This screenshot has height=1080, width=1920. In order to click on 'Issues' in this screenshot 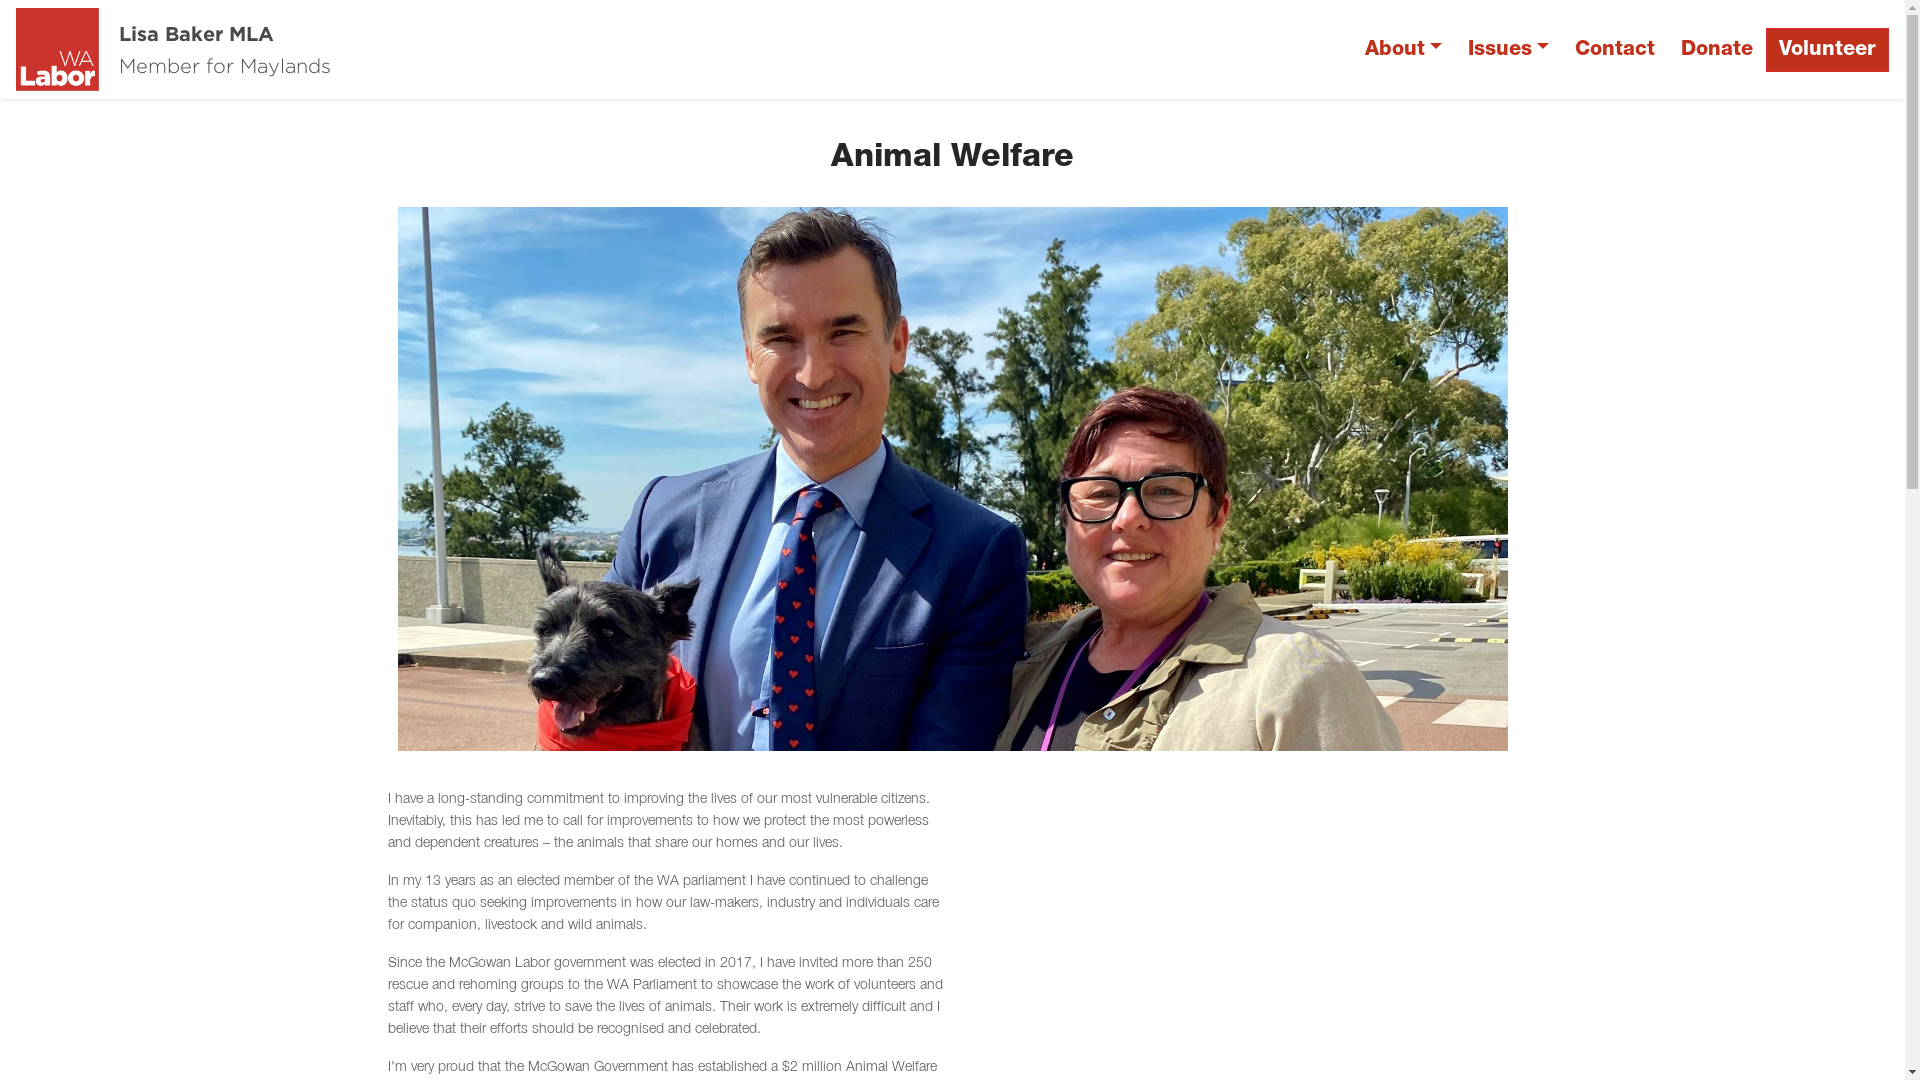, I will do `click(1508, 49)`.